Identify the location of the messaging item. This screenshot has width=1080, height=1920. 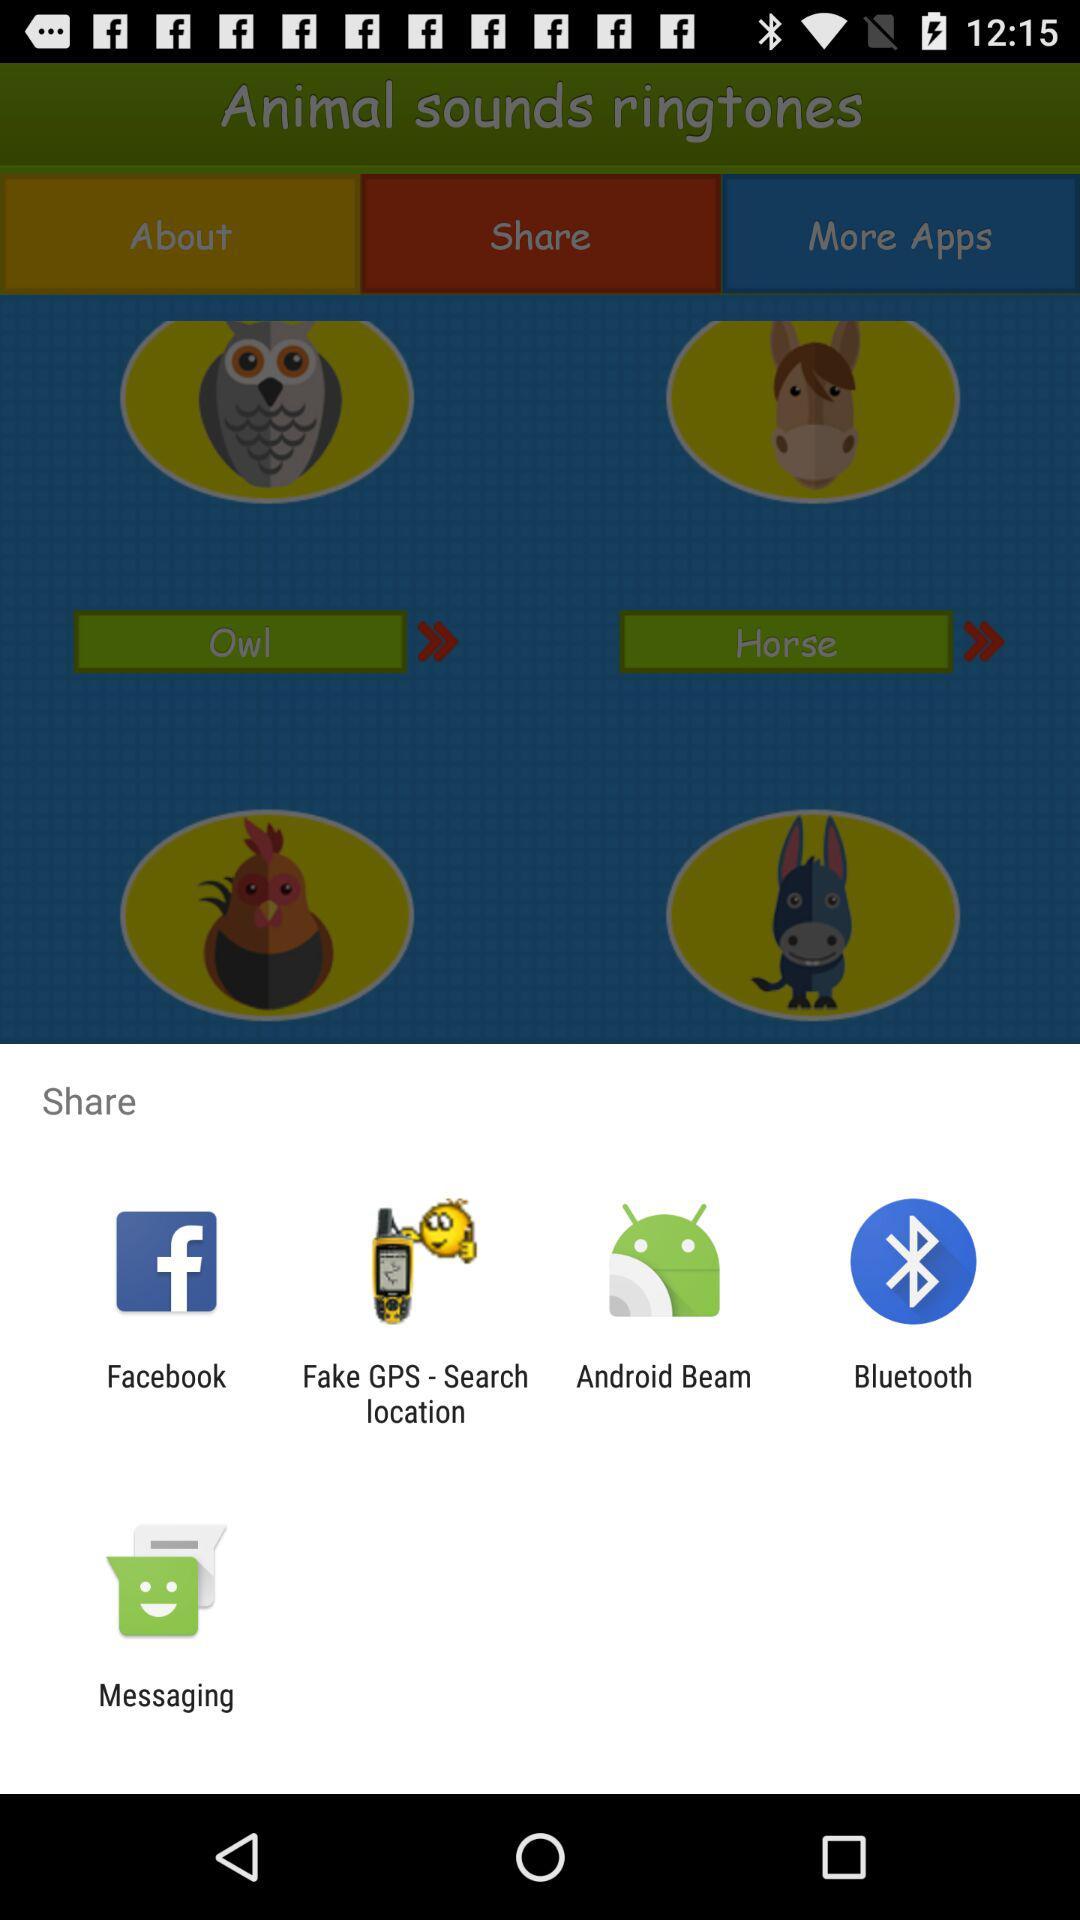
(165, 1711).